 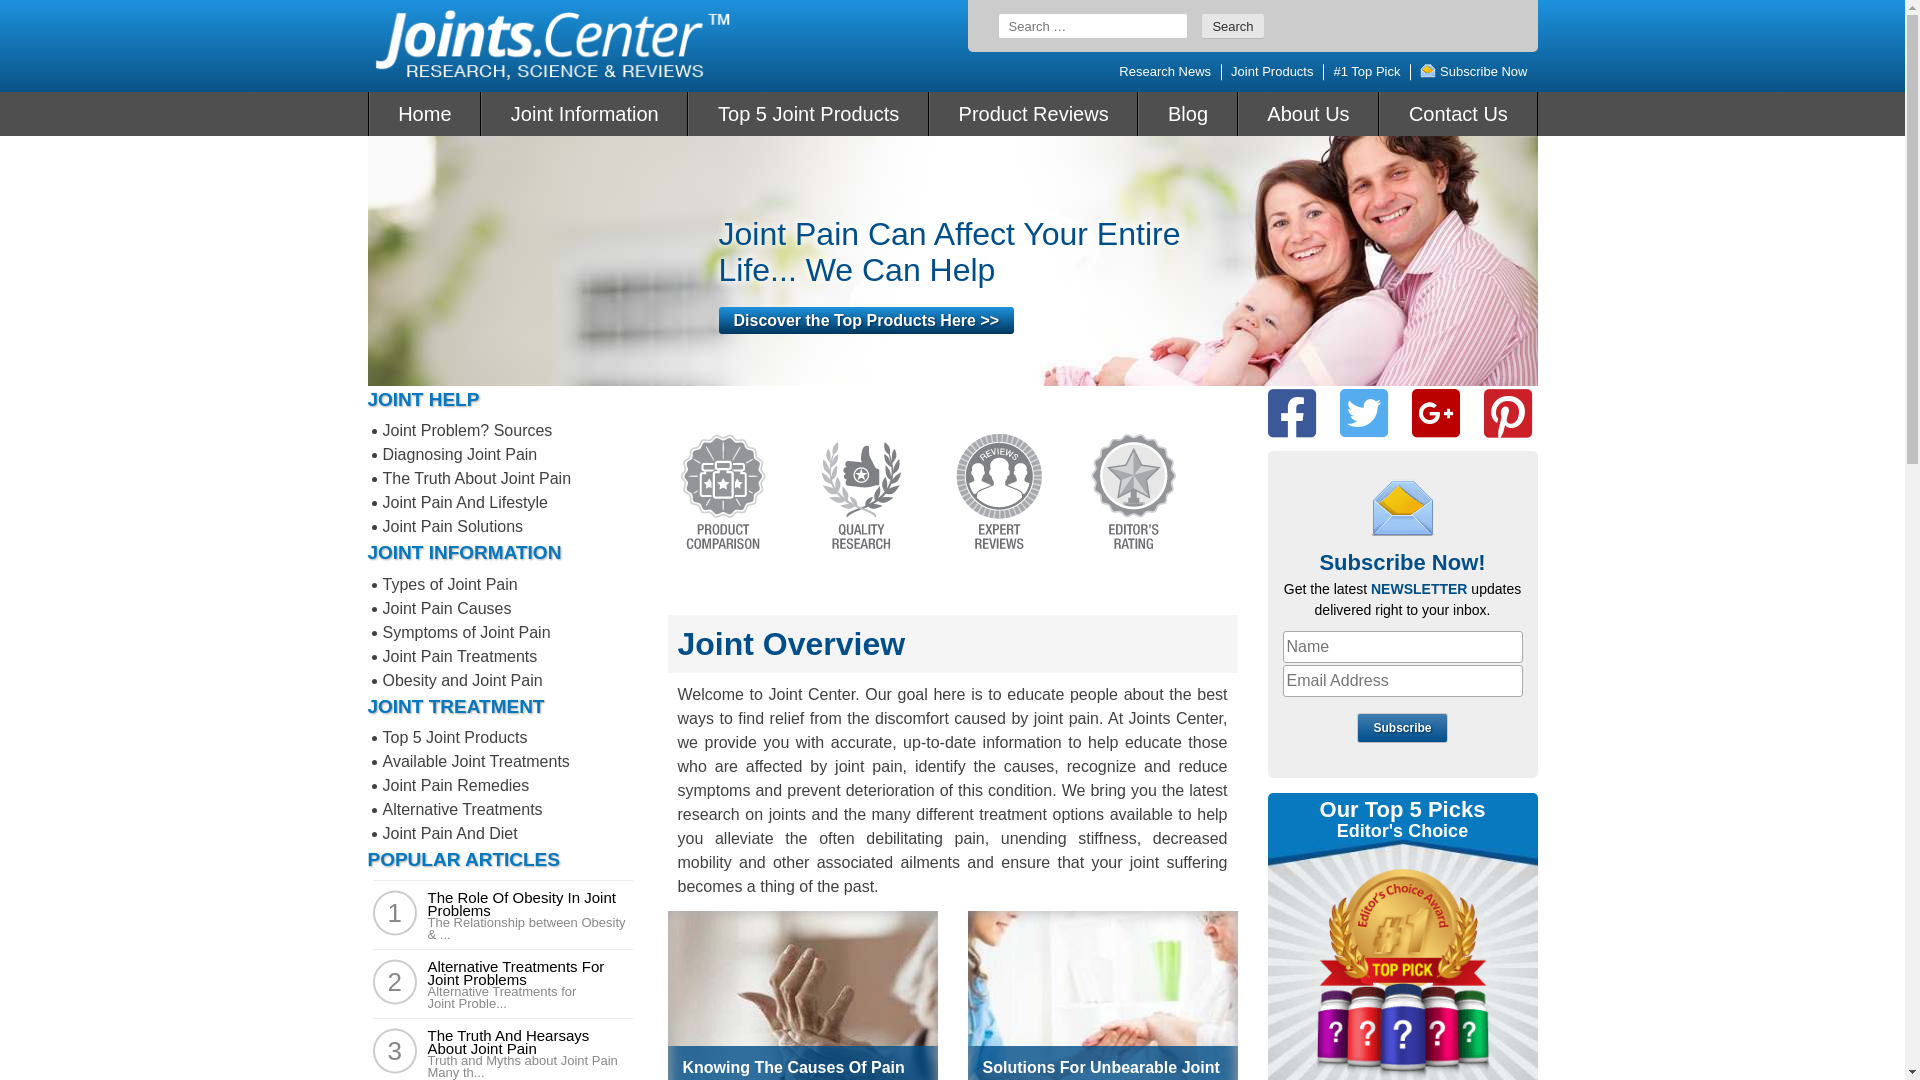 I want to click on 'Home', so click(x=423, y=114).